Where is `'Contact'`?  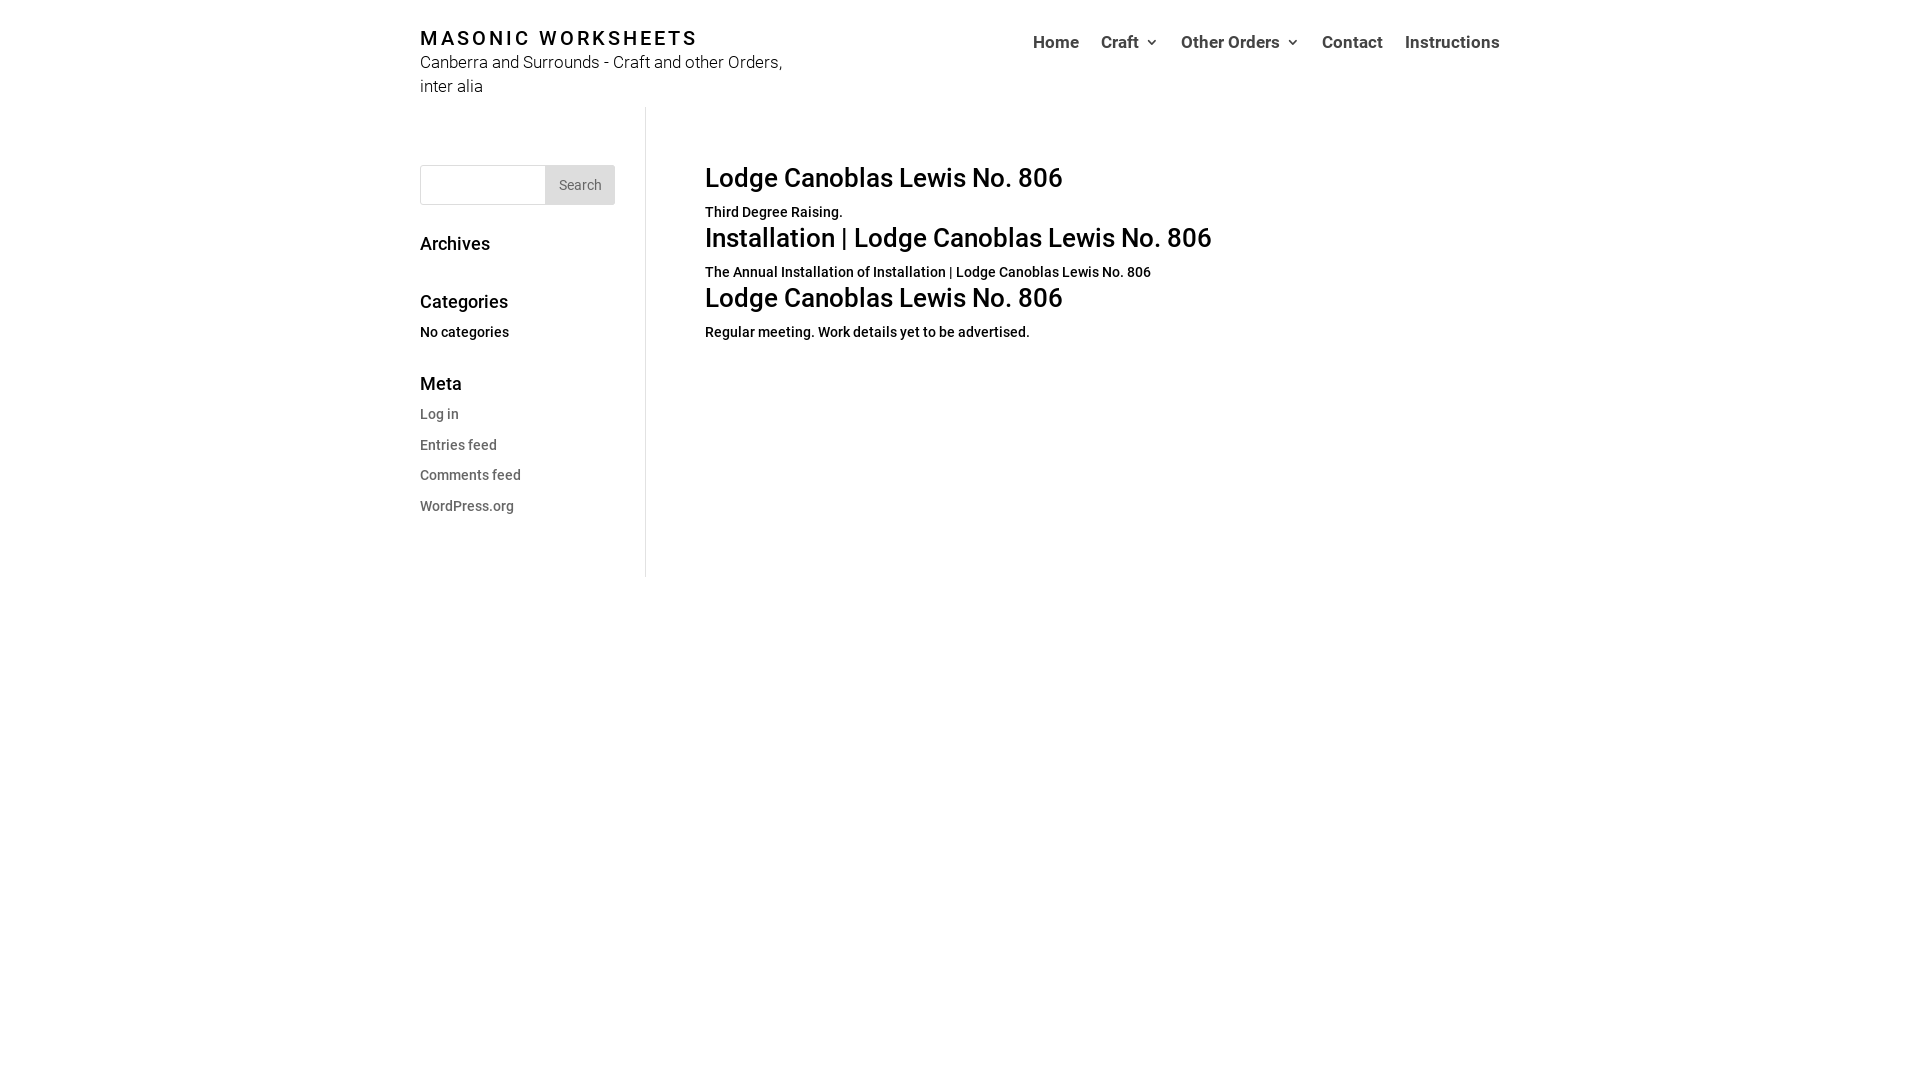 'Contact' is located at coordinates (1321, 69).